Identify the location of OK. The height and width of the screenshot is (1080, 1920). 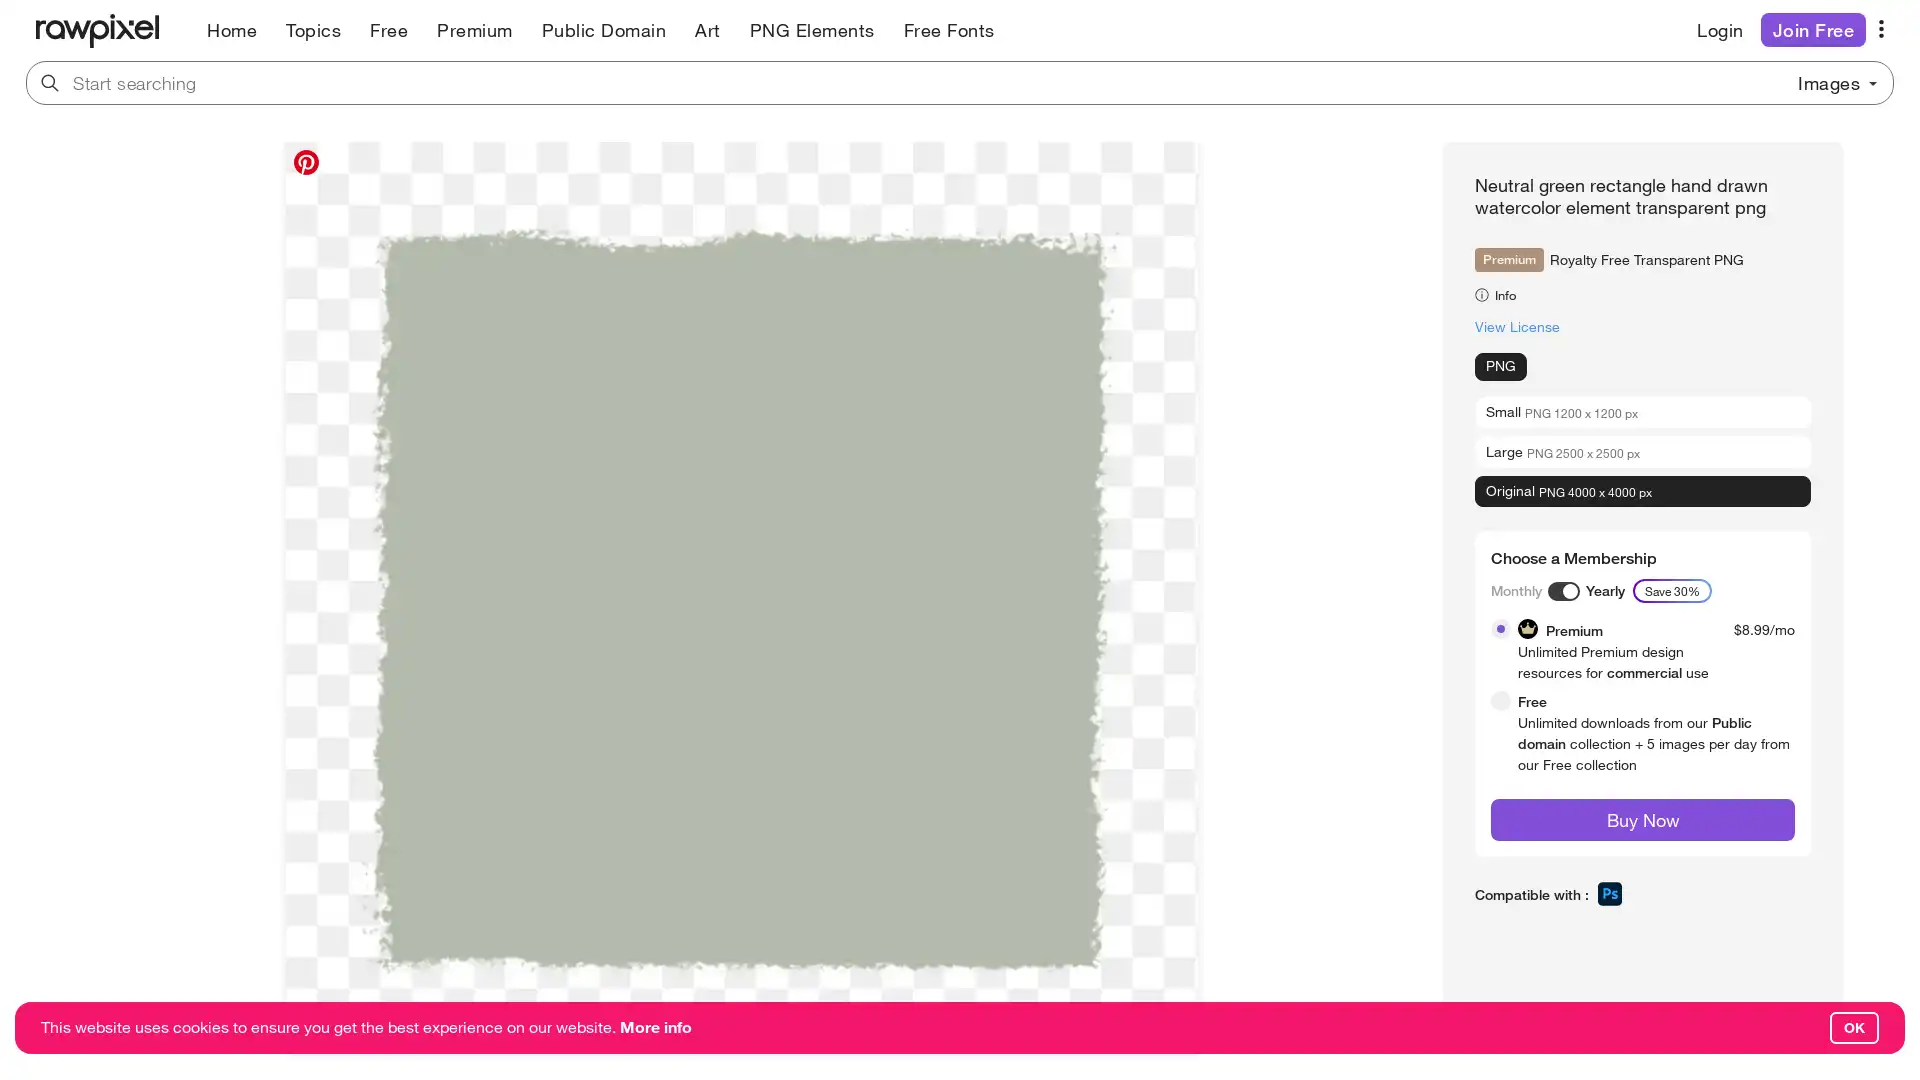
(1853, 1028).